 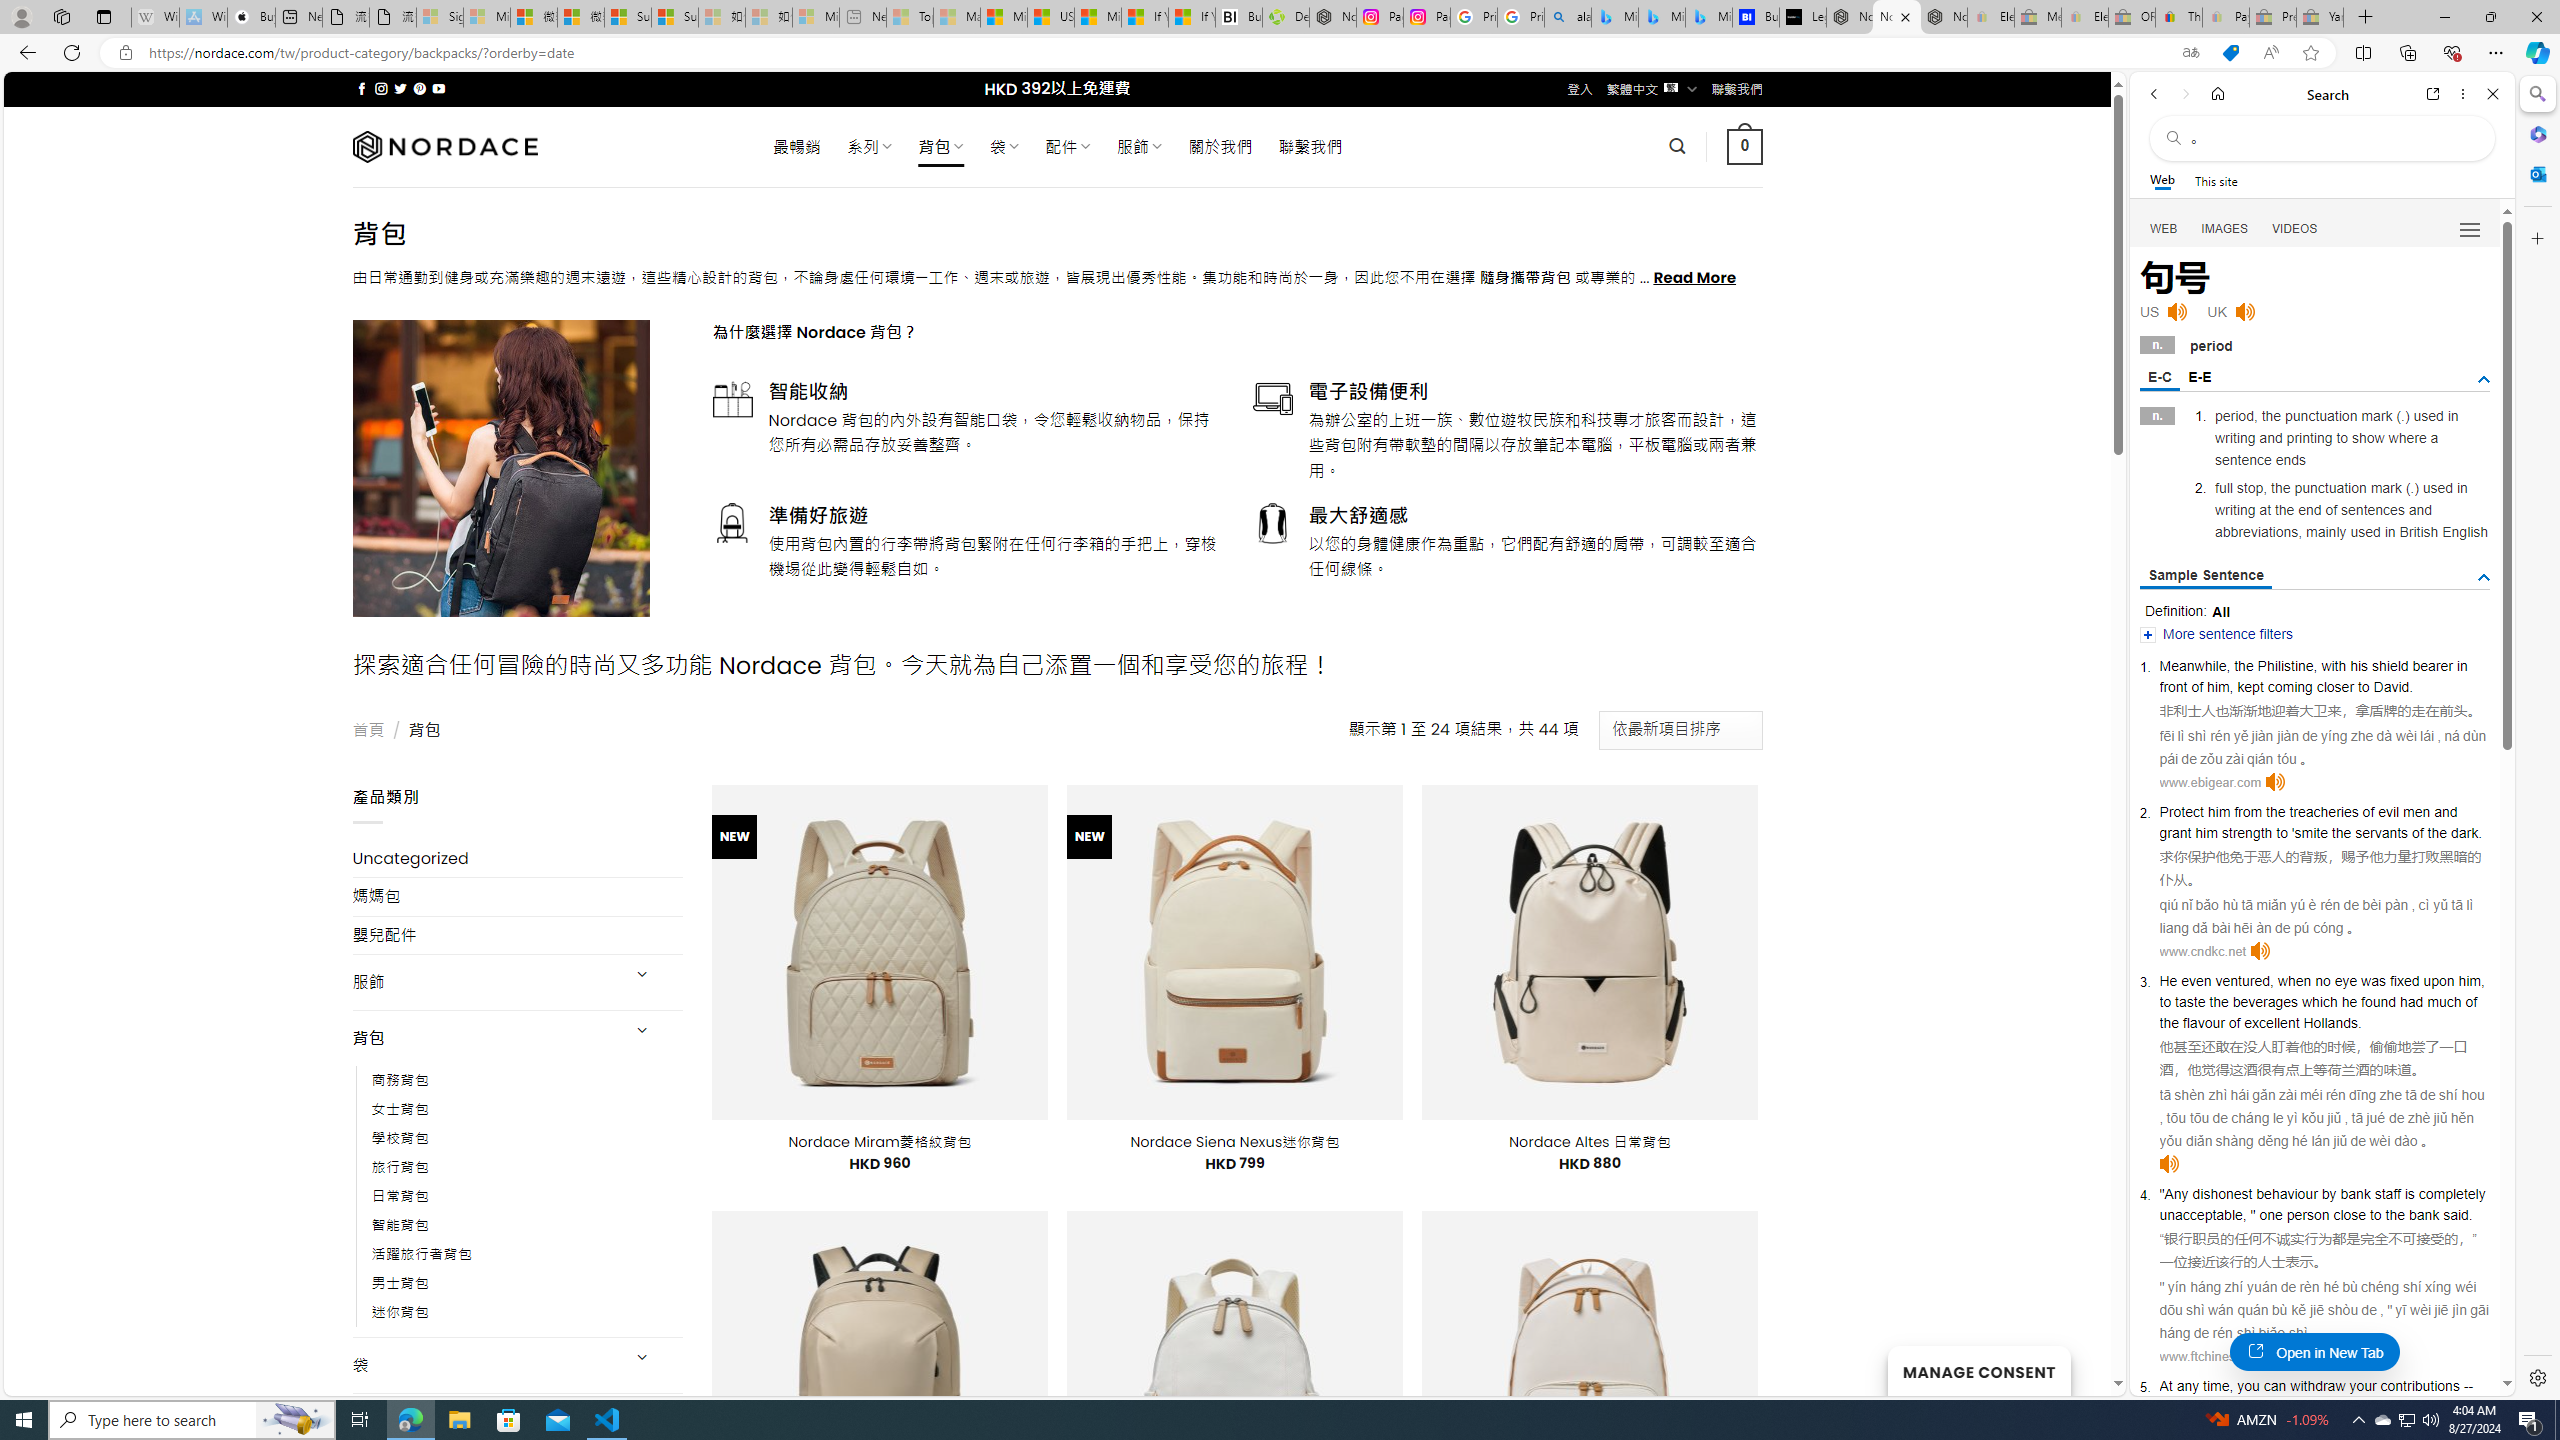 What do you see at coordinates (2454, 1214) in the screenshot?
I see `'said'` at bounding box center [2454, 1214].